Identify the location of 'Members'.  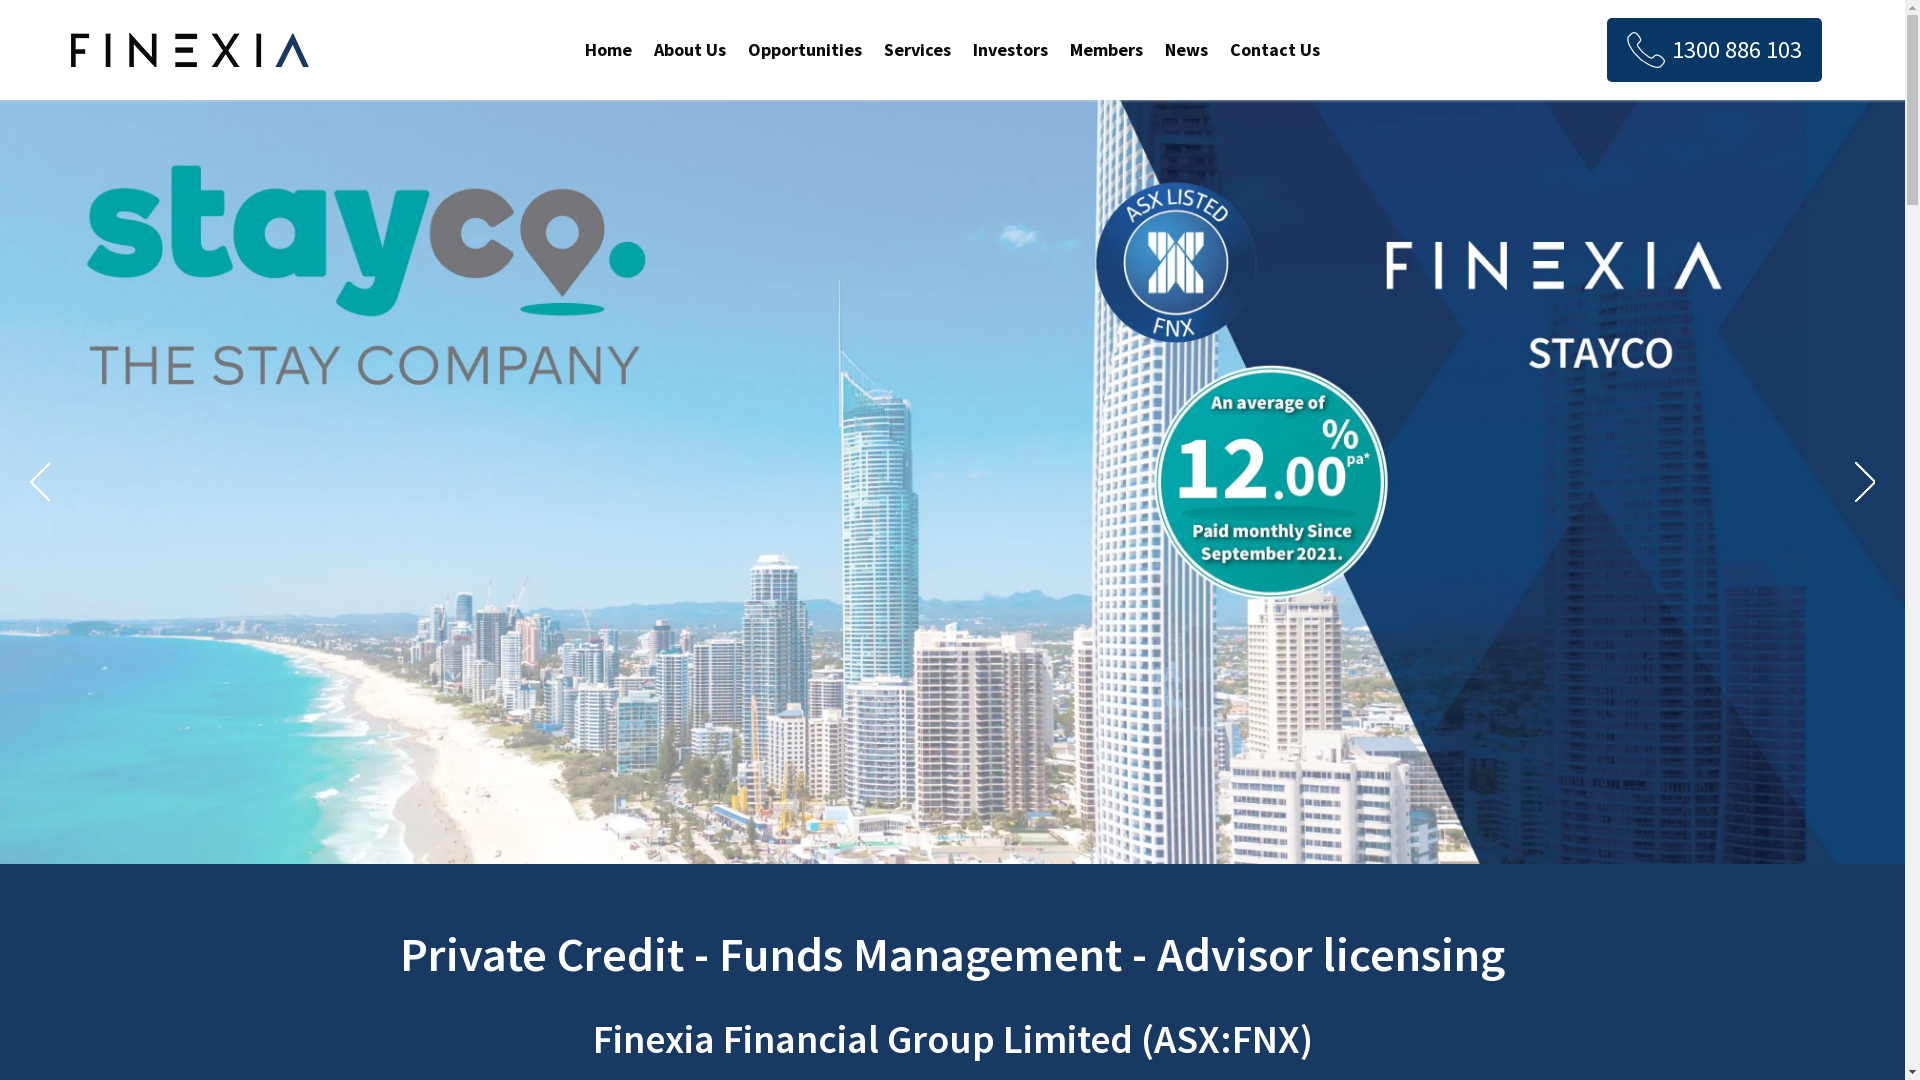
(1105, 49).